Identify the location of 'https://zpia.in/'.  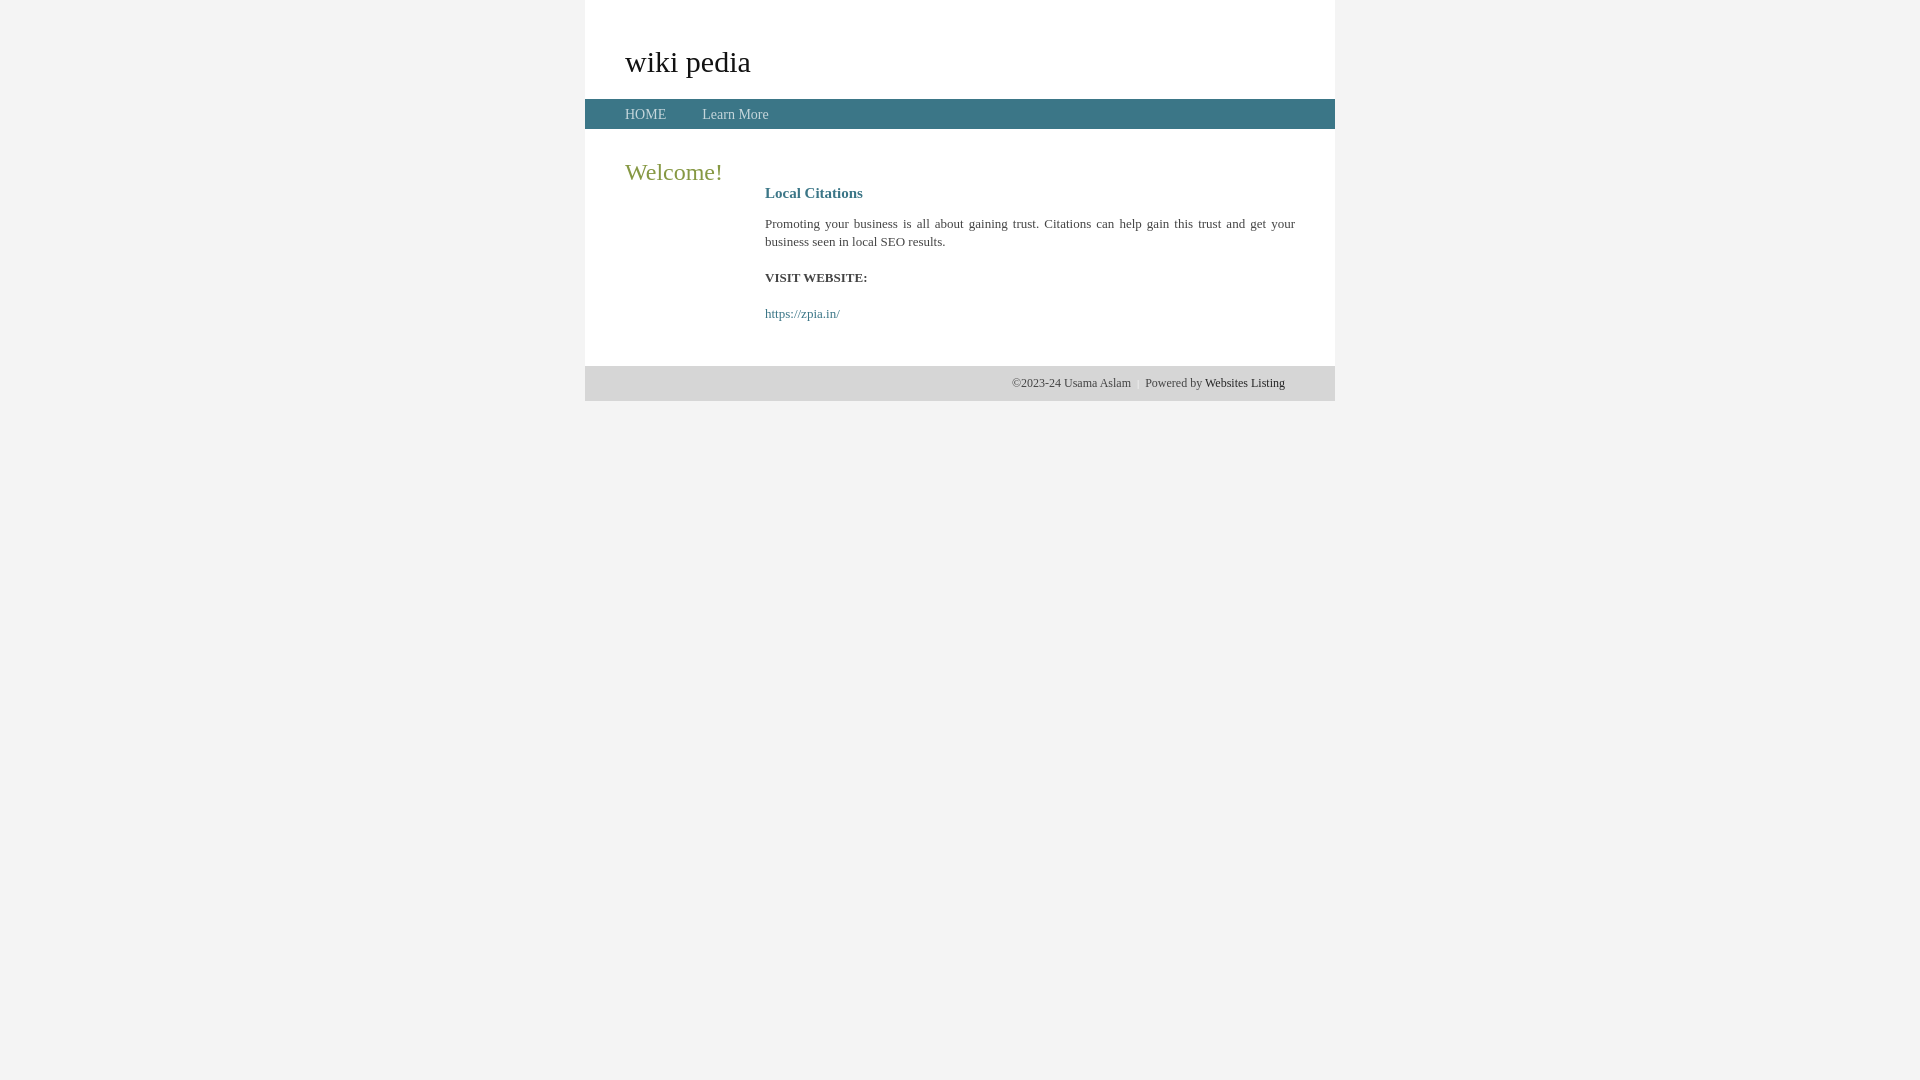
(802, 313).